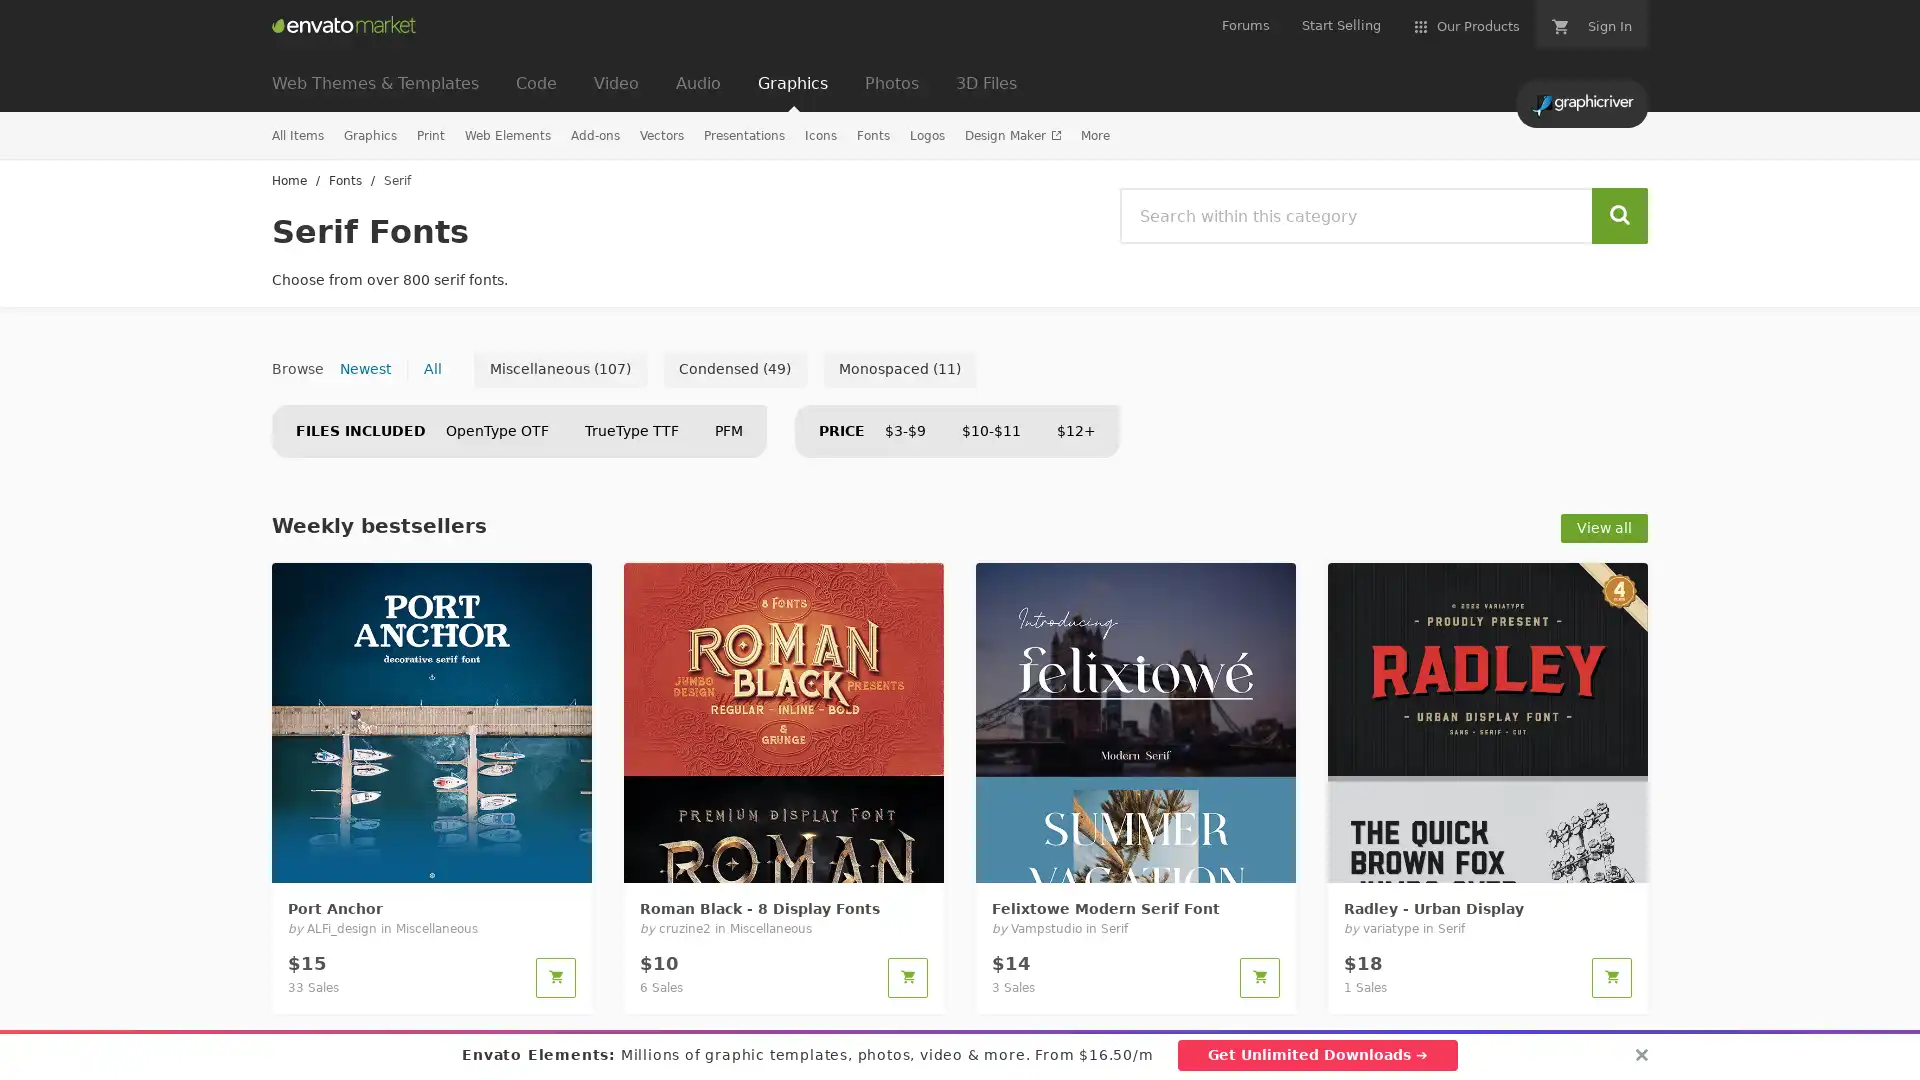  I want to click on Search, so click(1620, 216).